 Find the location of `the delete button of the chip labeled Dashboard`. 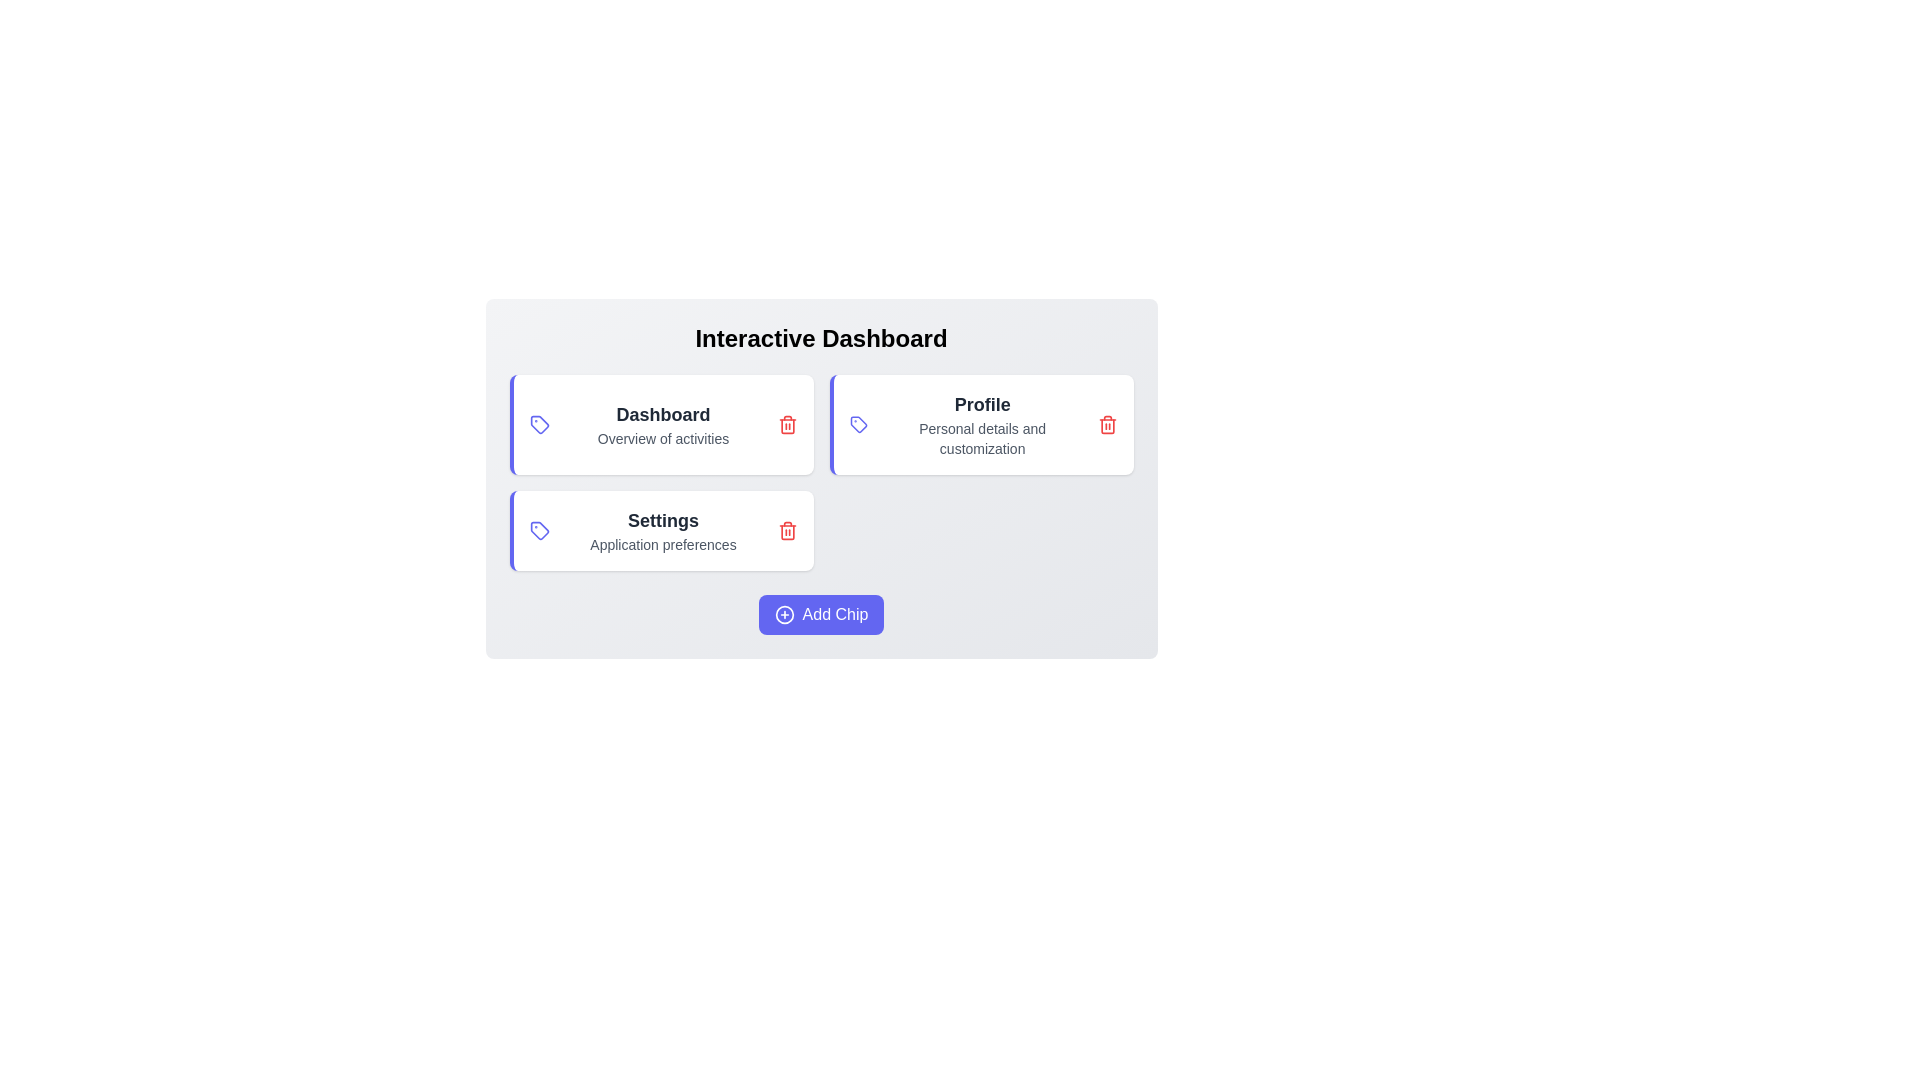

the delete button of the chip labeled Dashboard is located at coordinates (786, 423).